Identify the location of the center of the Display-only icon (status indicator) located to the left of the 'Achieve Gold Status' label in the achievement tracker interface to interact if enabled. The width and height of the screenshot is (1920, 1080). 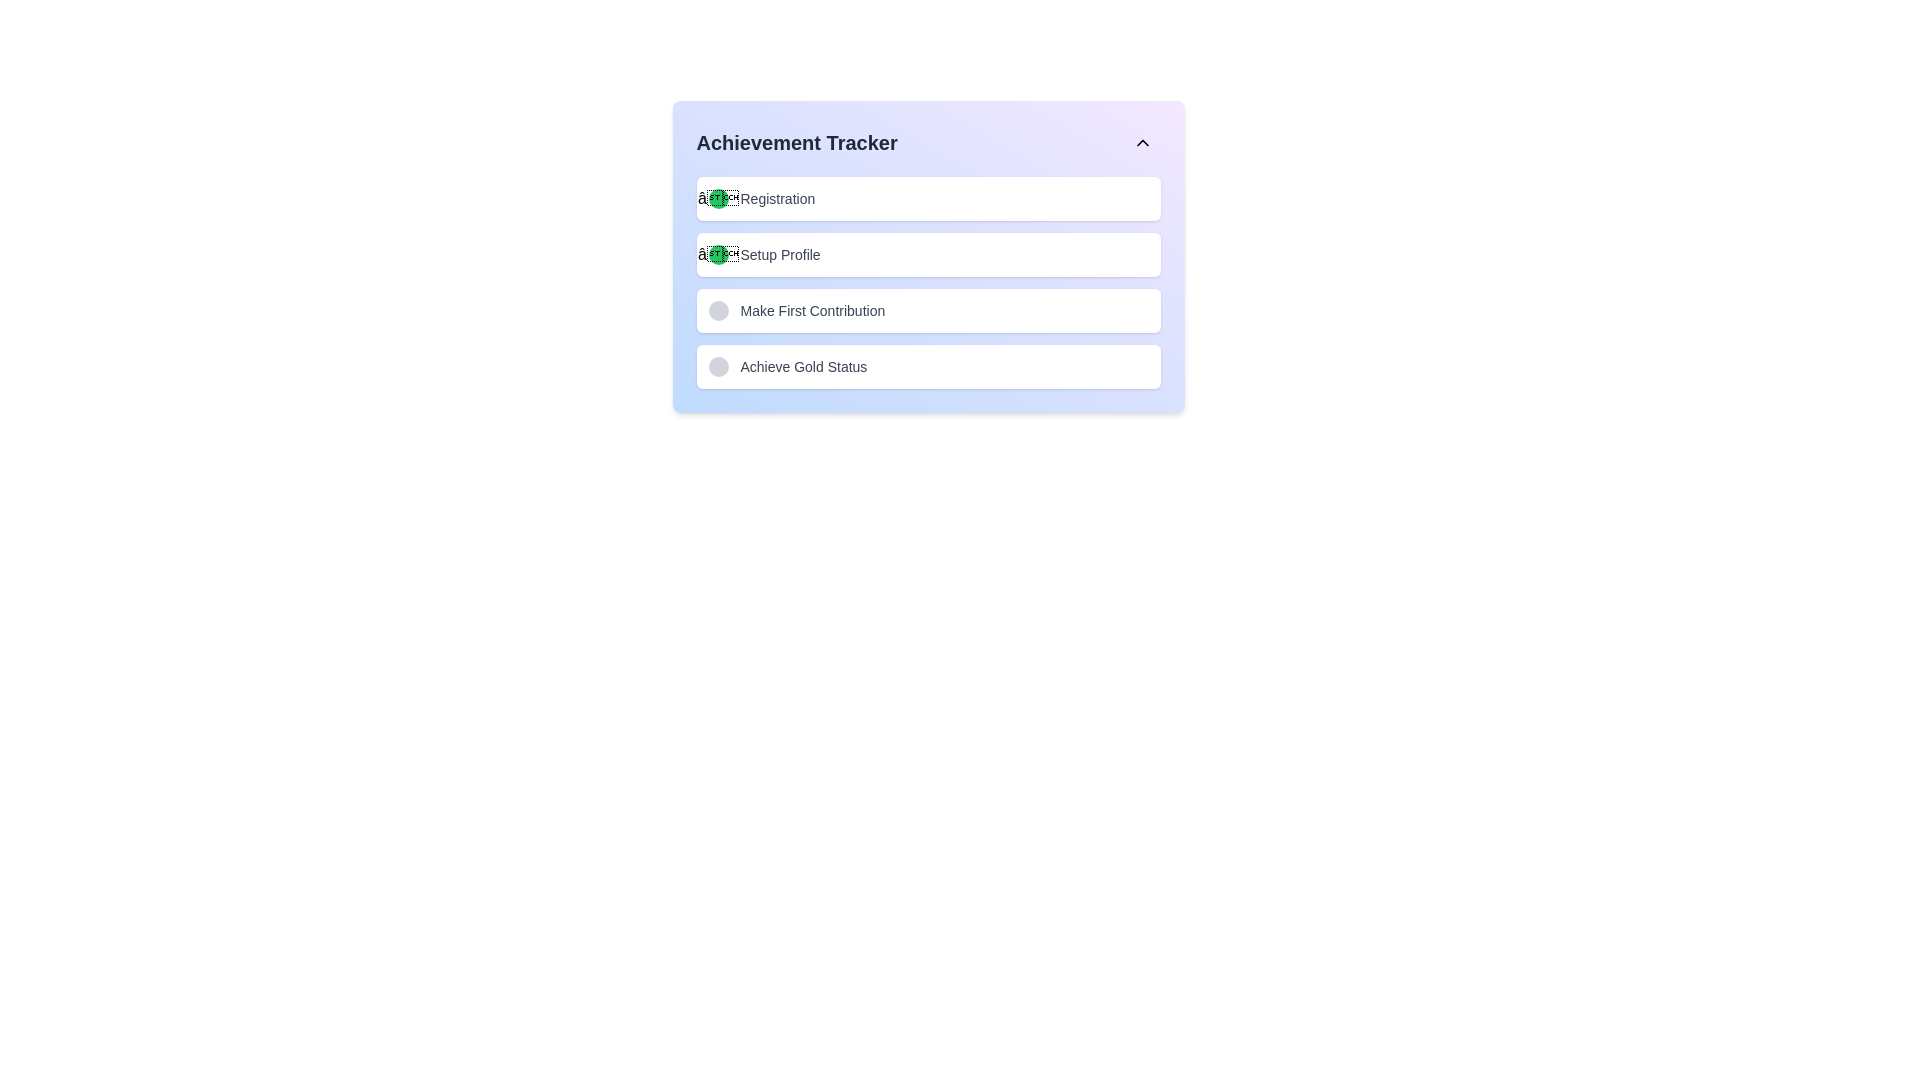
(718, 366).